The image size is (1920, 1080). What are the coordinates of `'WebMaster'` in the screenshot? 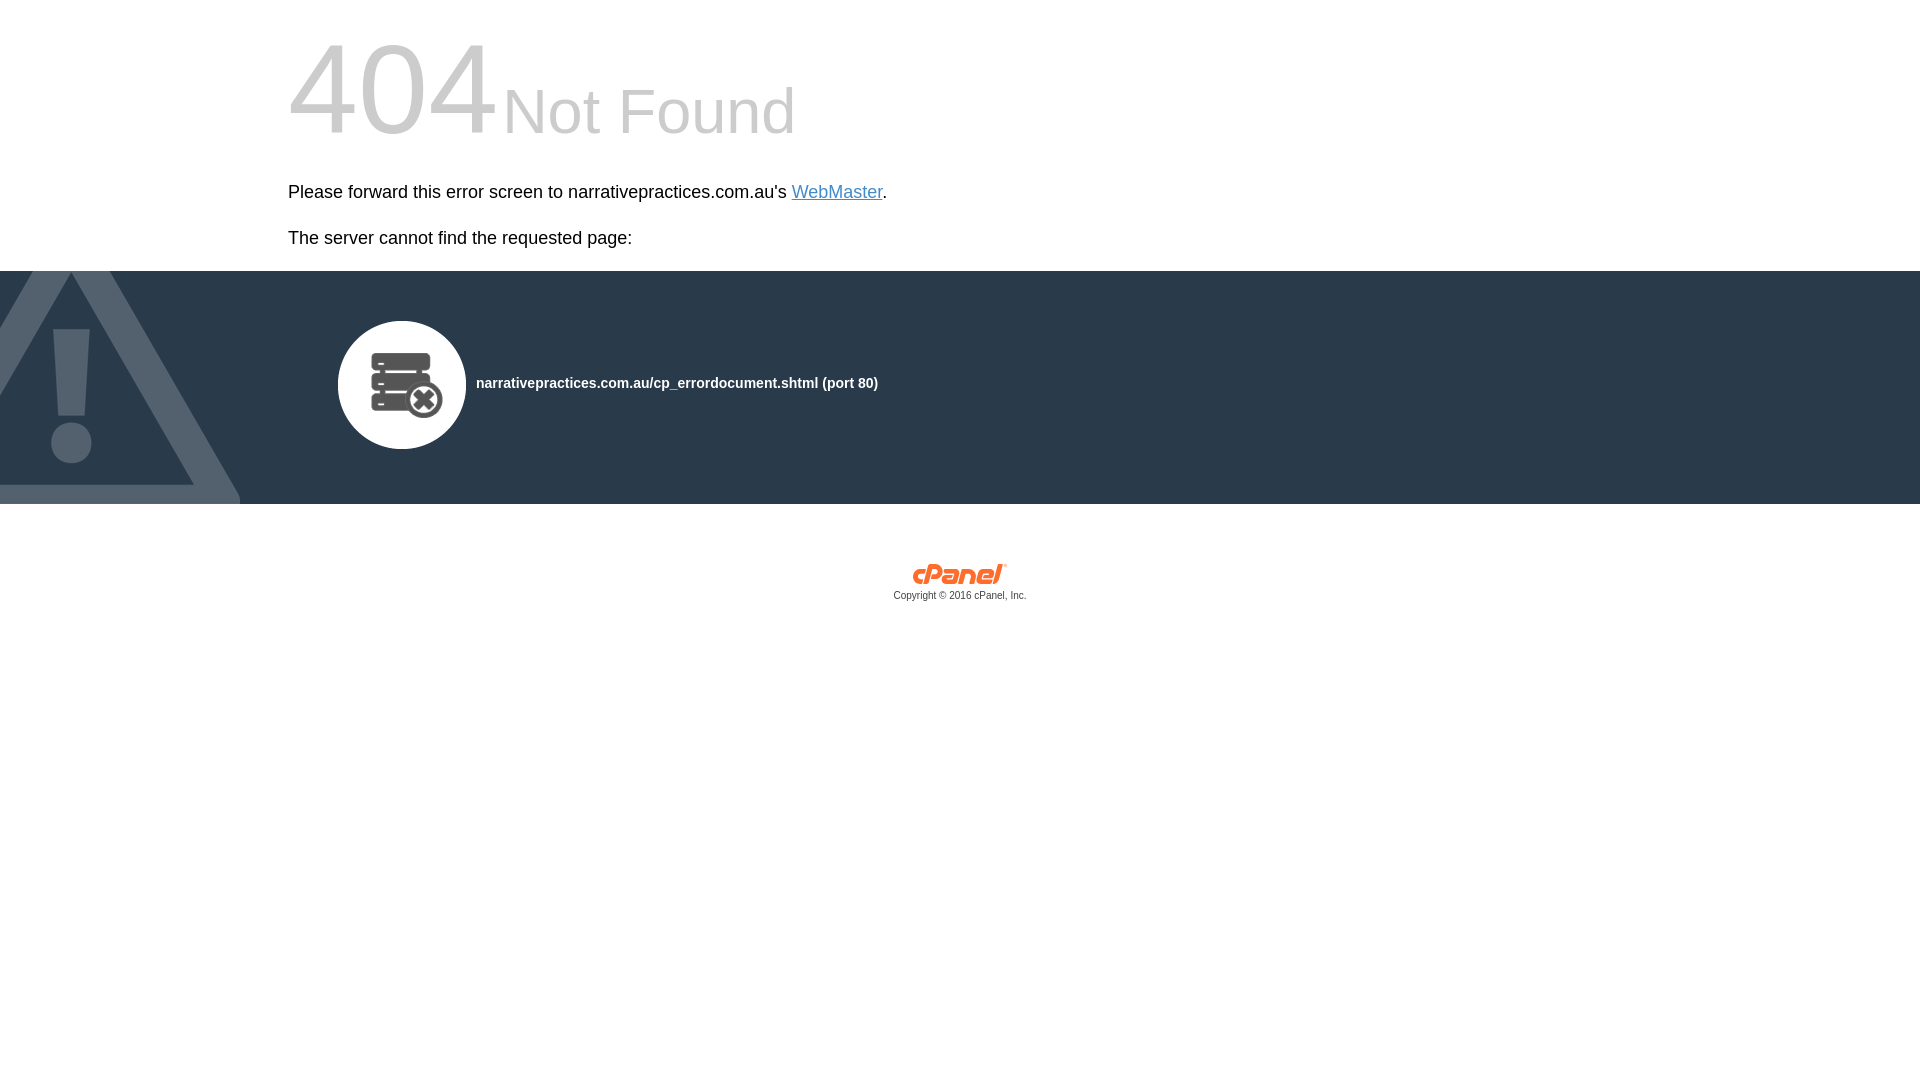 It's located at (837, 192).